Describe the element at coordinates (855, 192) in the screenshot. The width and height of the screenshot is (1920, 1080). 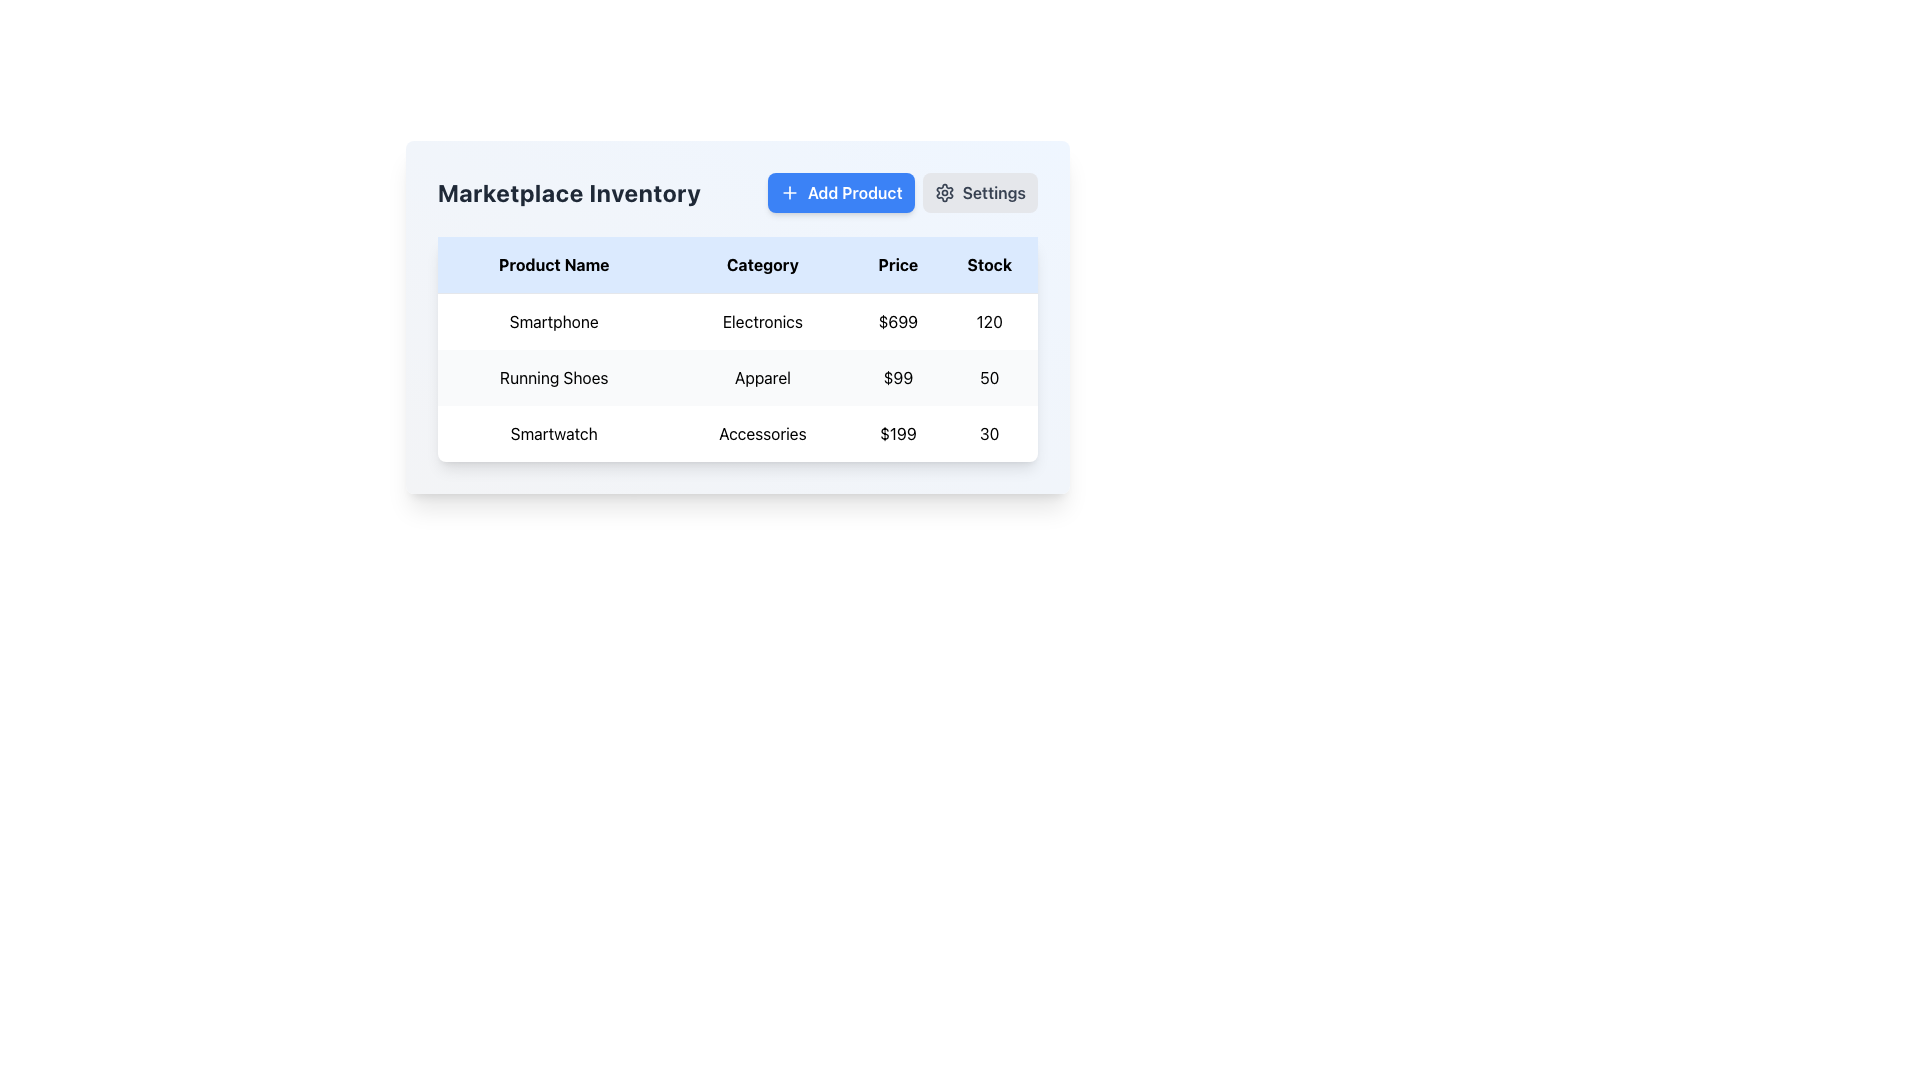
I see `text label 'Add Product' displayed within the button located in the upper area of the interface, next to the settings icon` at that location.